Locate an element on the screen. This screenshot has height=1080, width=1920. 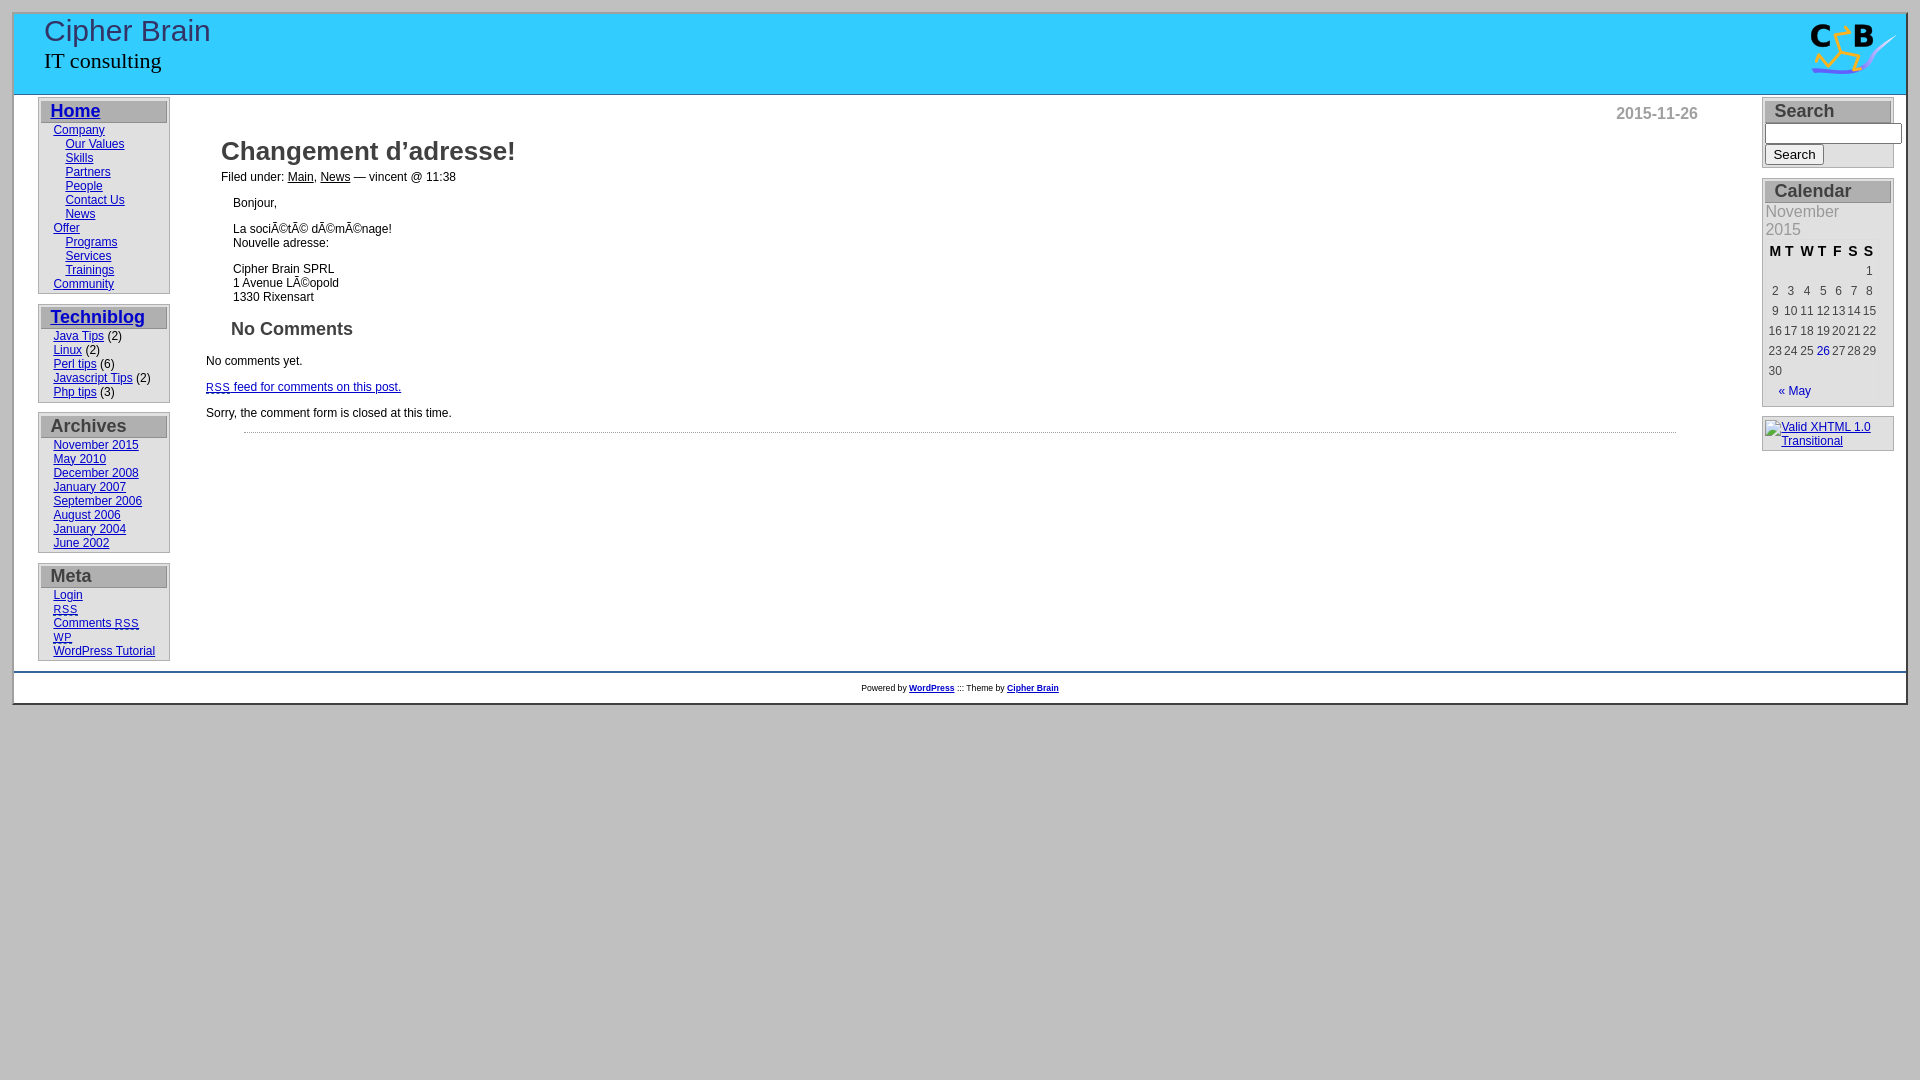
'Home' is located at coordinates (75, 111).